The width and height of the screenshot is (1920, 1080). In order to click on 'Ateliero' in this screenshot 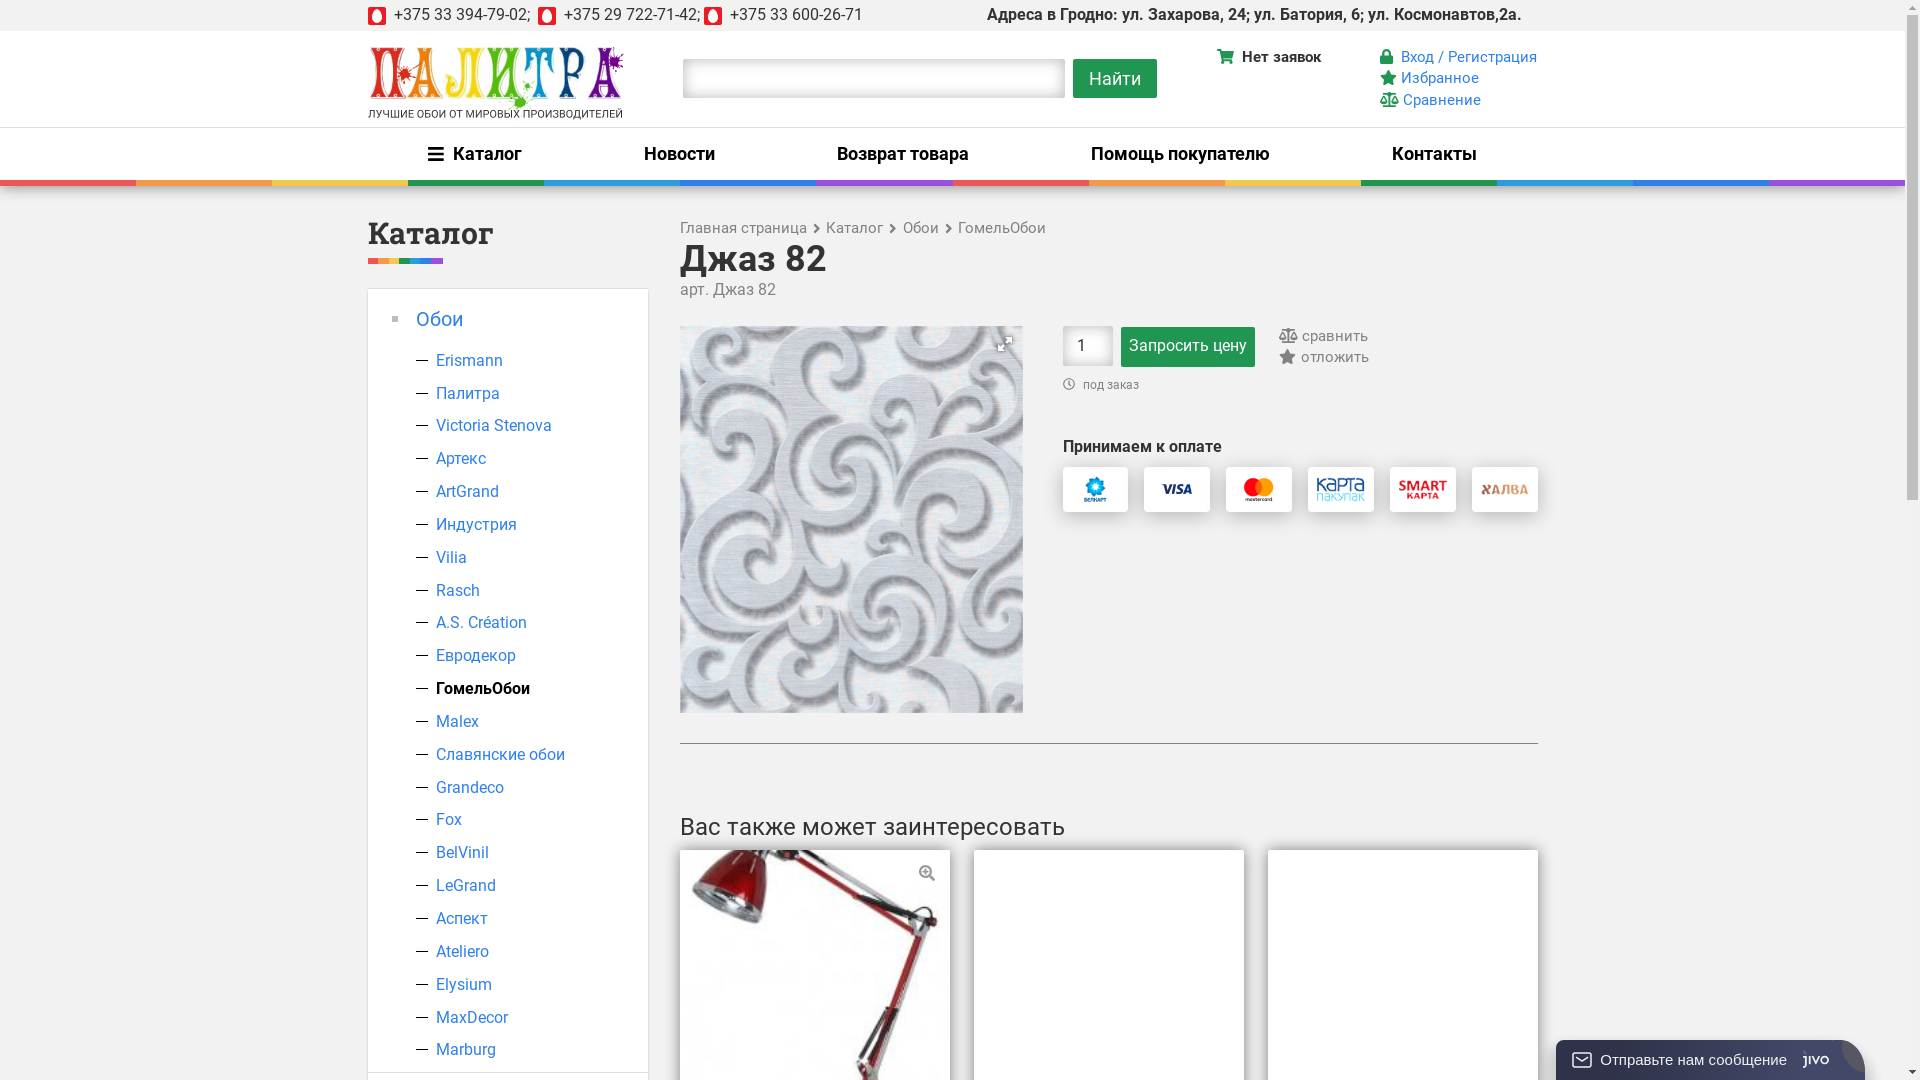, I will do `click(461, 950)`.